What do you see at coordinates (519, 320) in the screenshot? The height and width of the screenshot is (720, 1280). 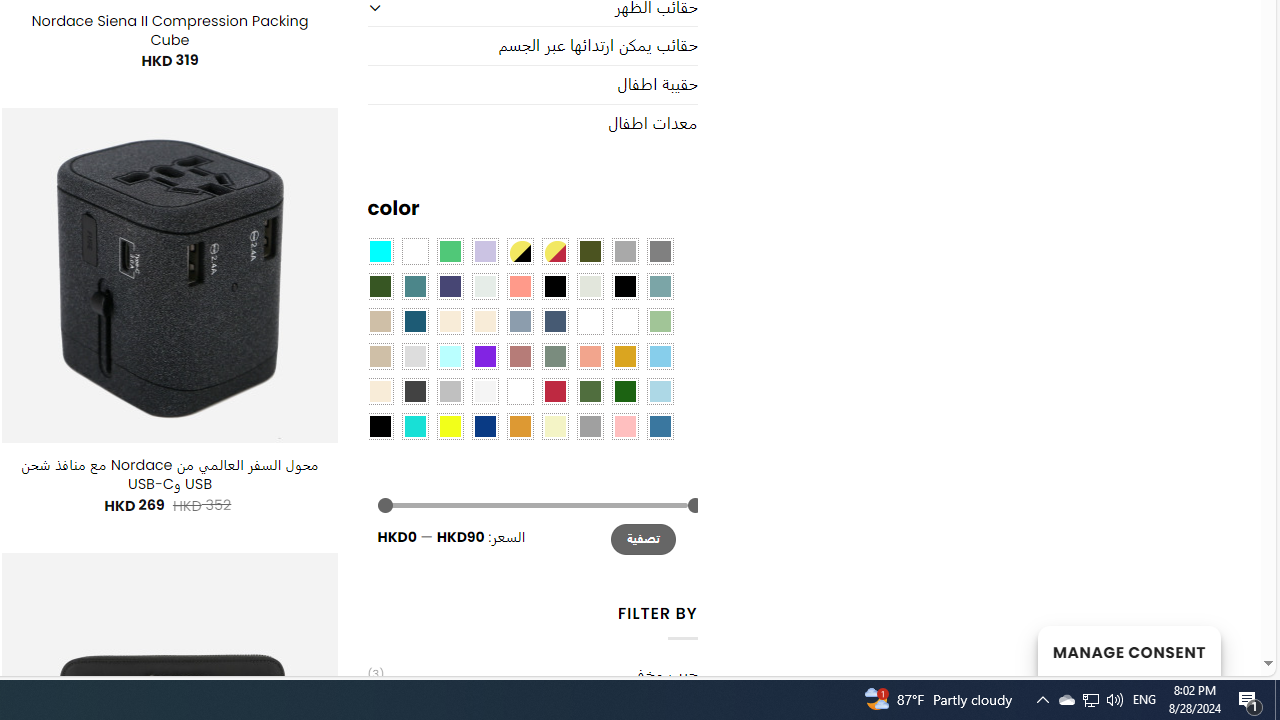 I see `'Dusty Blue'` at bounding box center [519, 320].